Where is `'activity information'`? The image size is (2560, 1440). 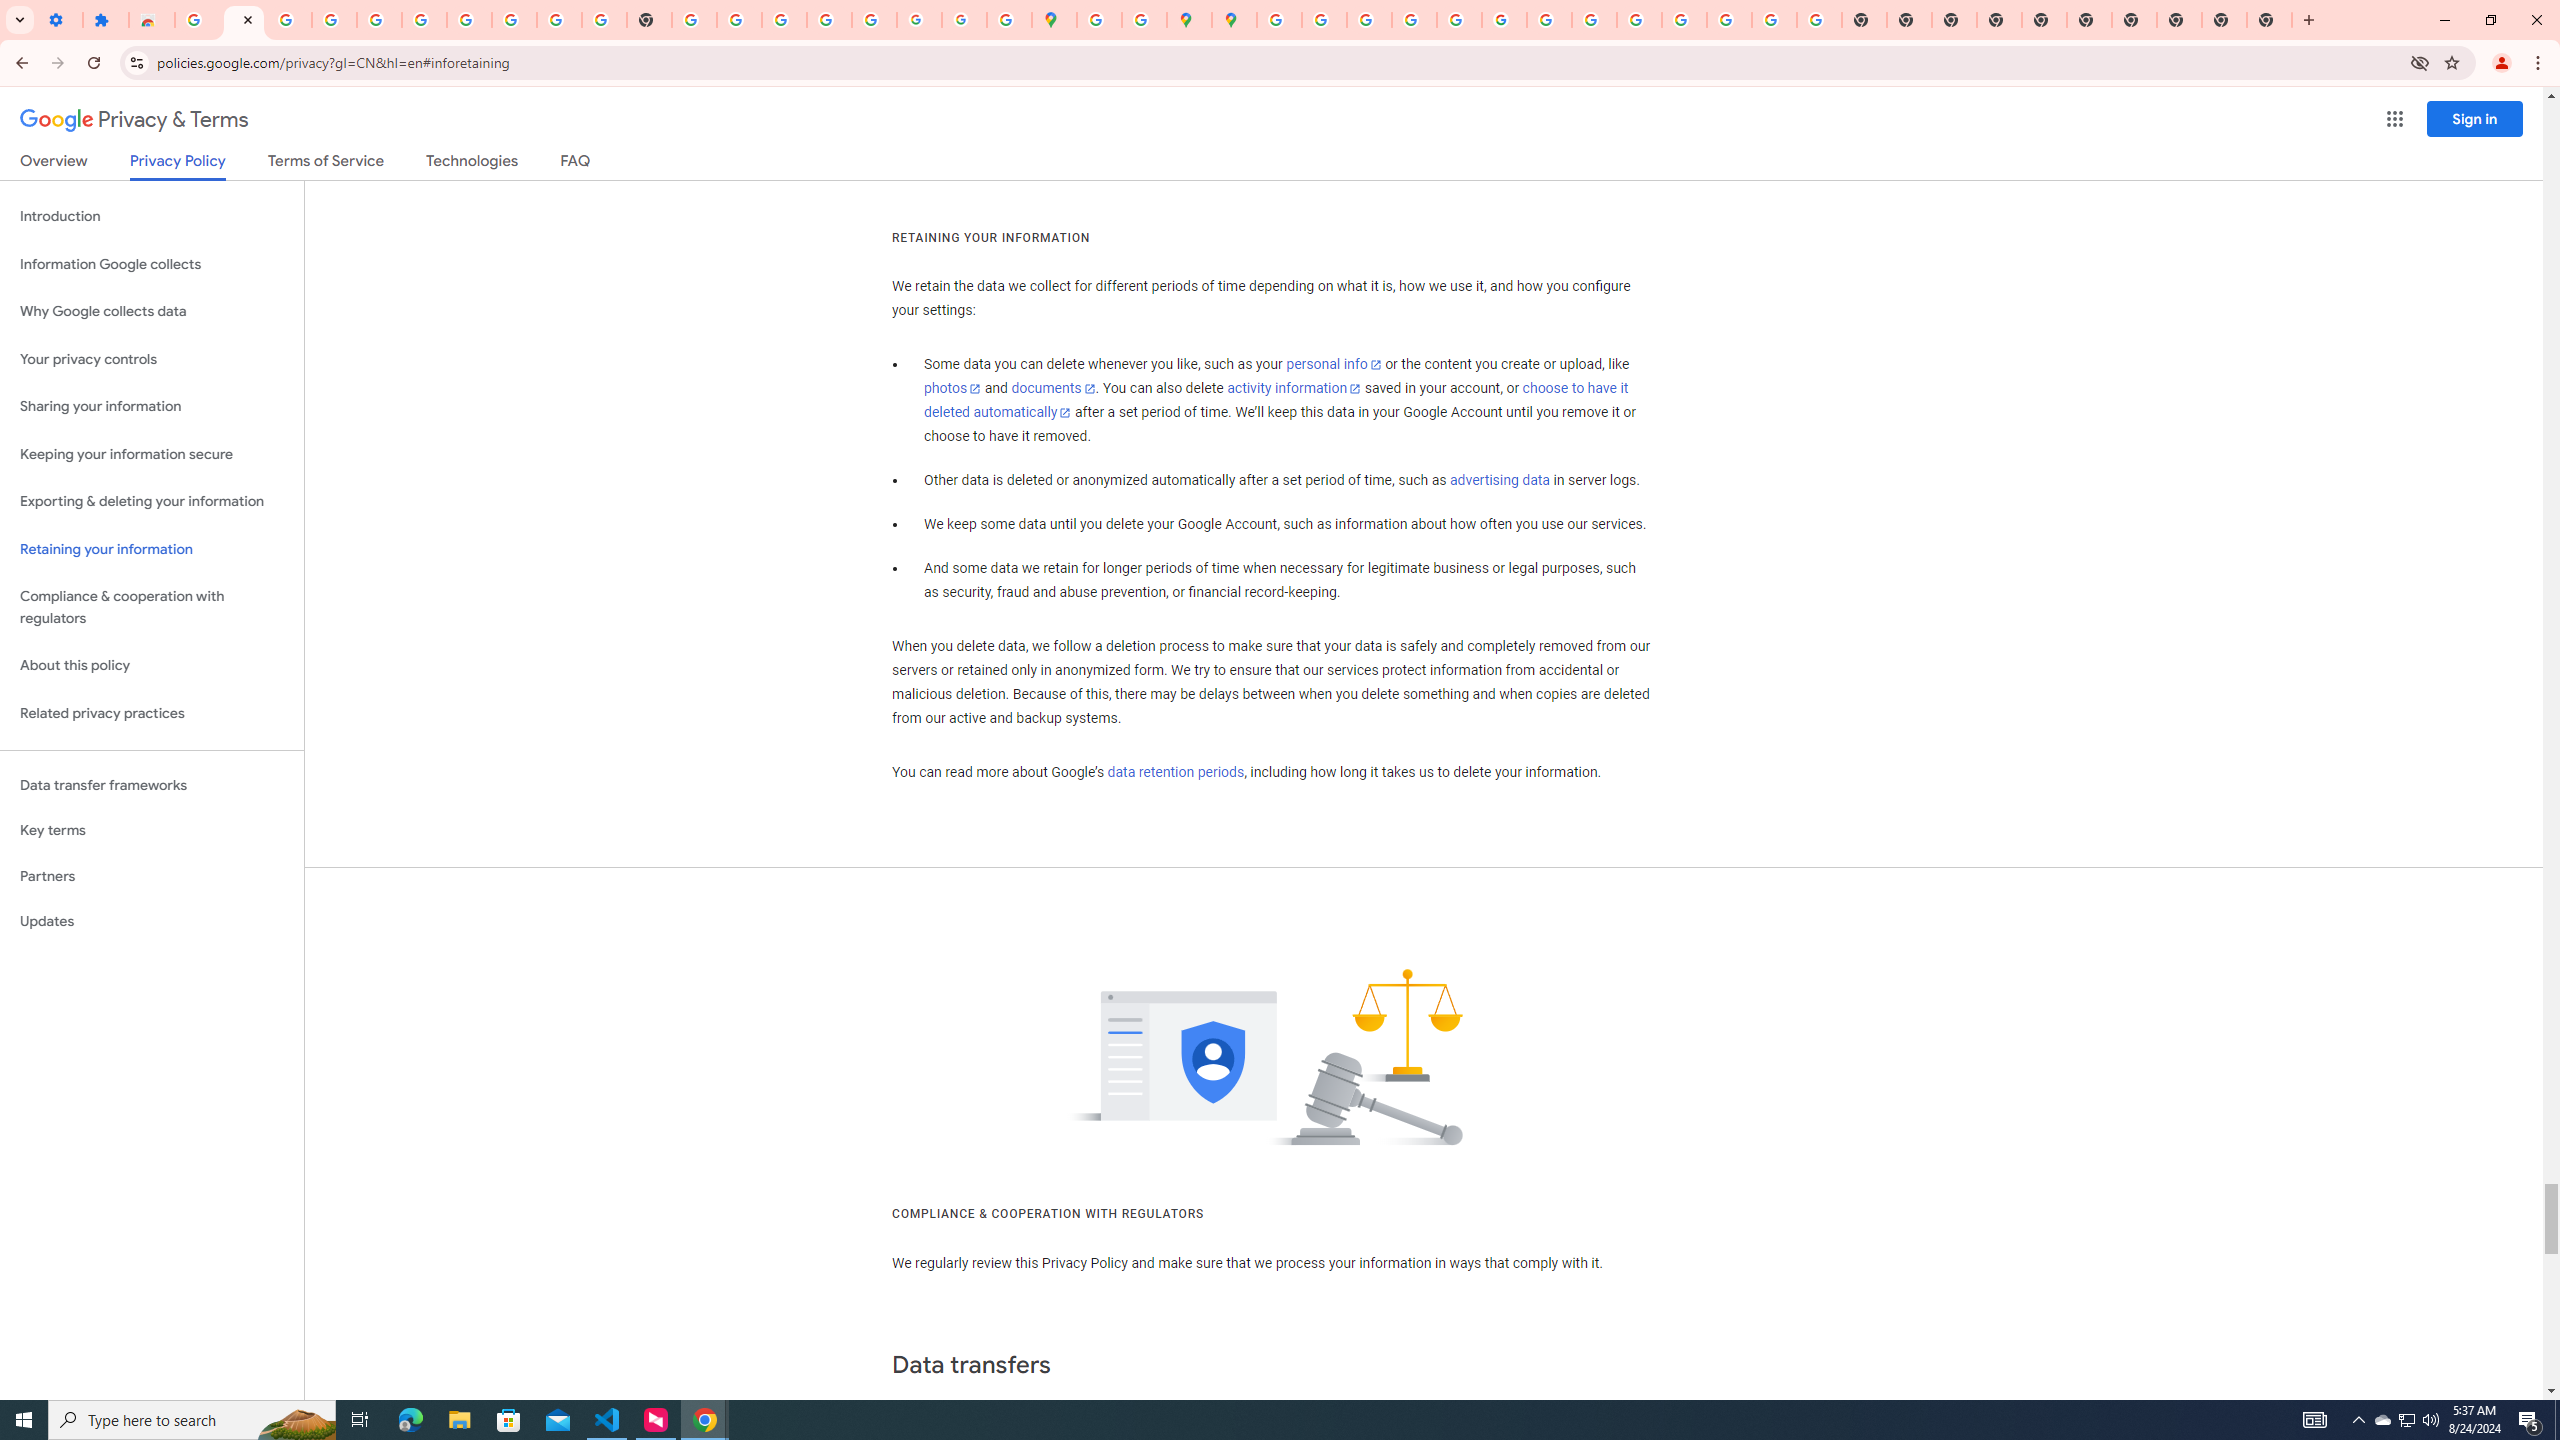 'activity information' is located at coordinates (1293, 387).